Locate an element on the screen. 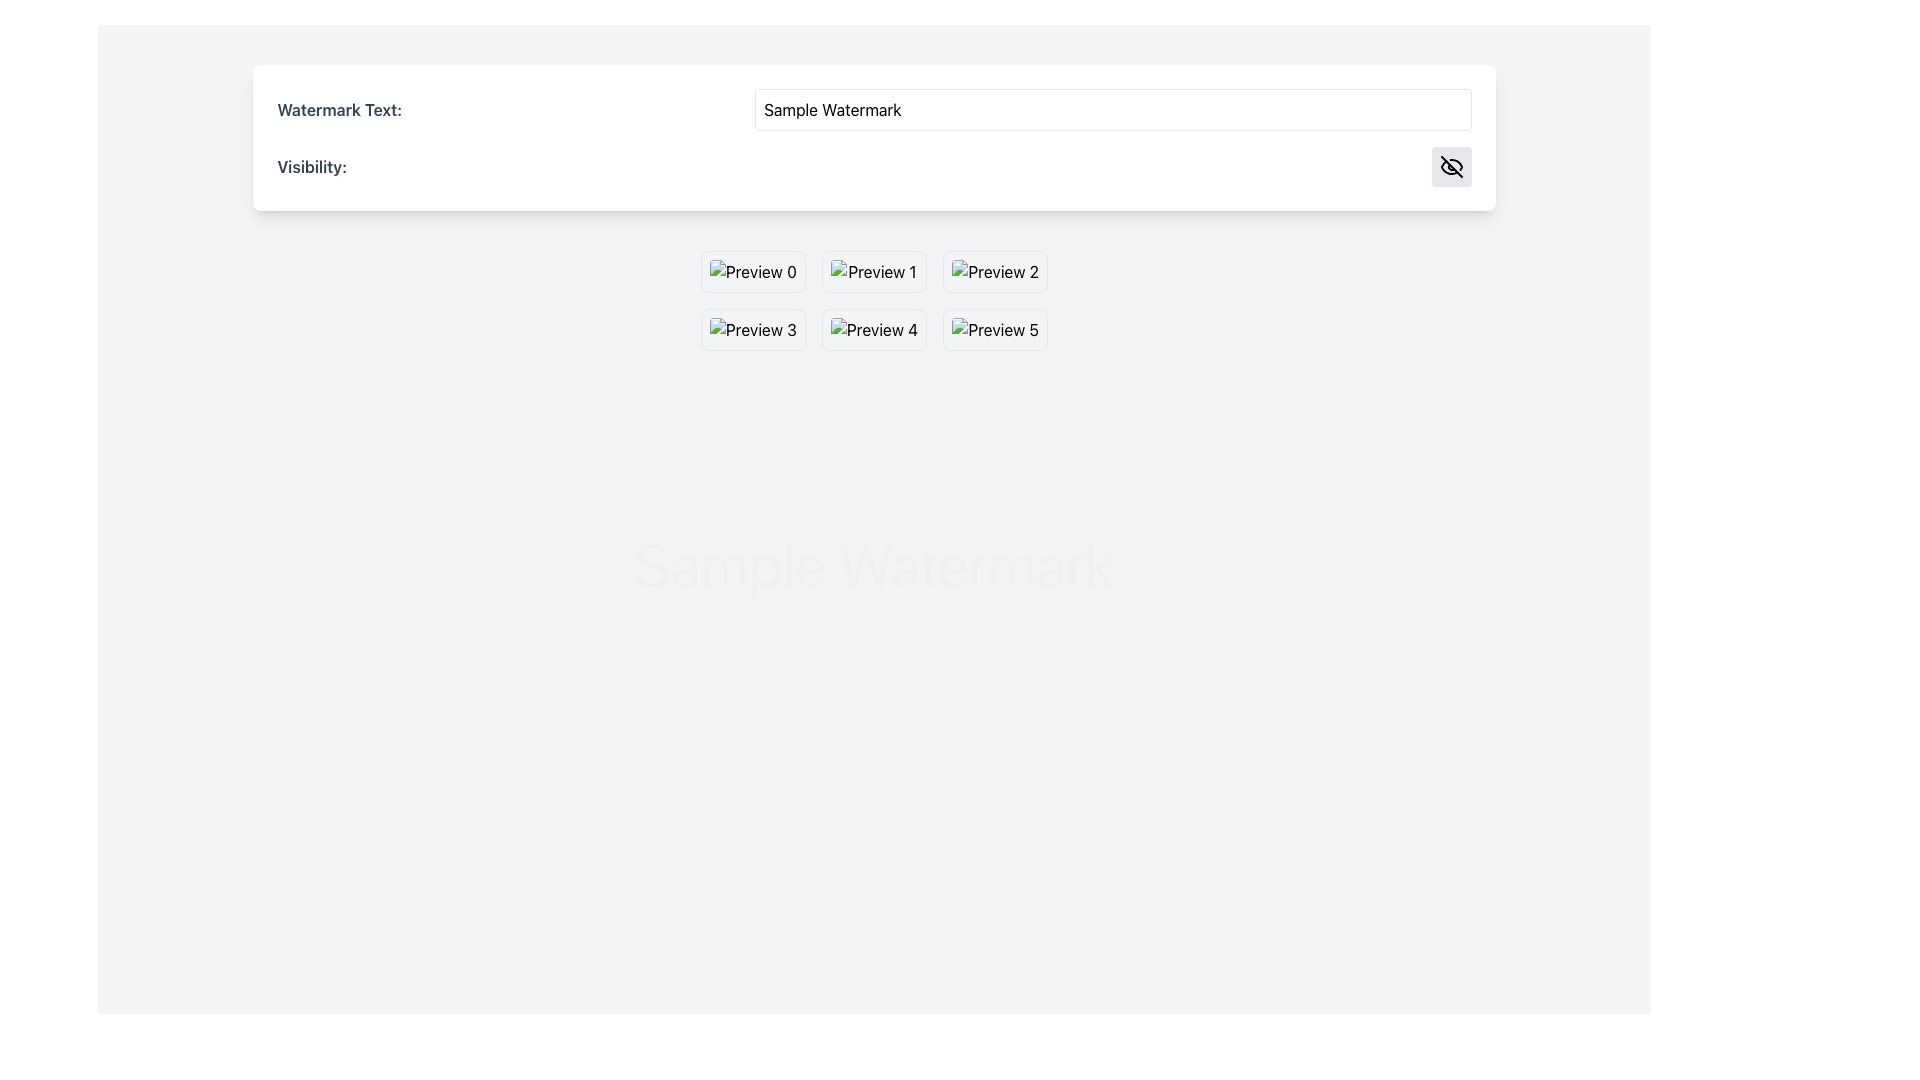 The height and width of the screenshot is (1080, 1920). the button for toggling visibility, located directly to the right of the 'Visibility:' label is located at coordinates (1451, 165).